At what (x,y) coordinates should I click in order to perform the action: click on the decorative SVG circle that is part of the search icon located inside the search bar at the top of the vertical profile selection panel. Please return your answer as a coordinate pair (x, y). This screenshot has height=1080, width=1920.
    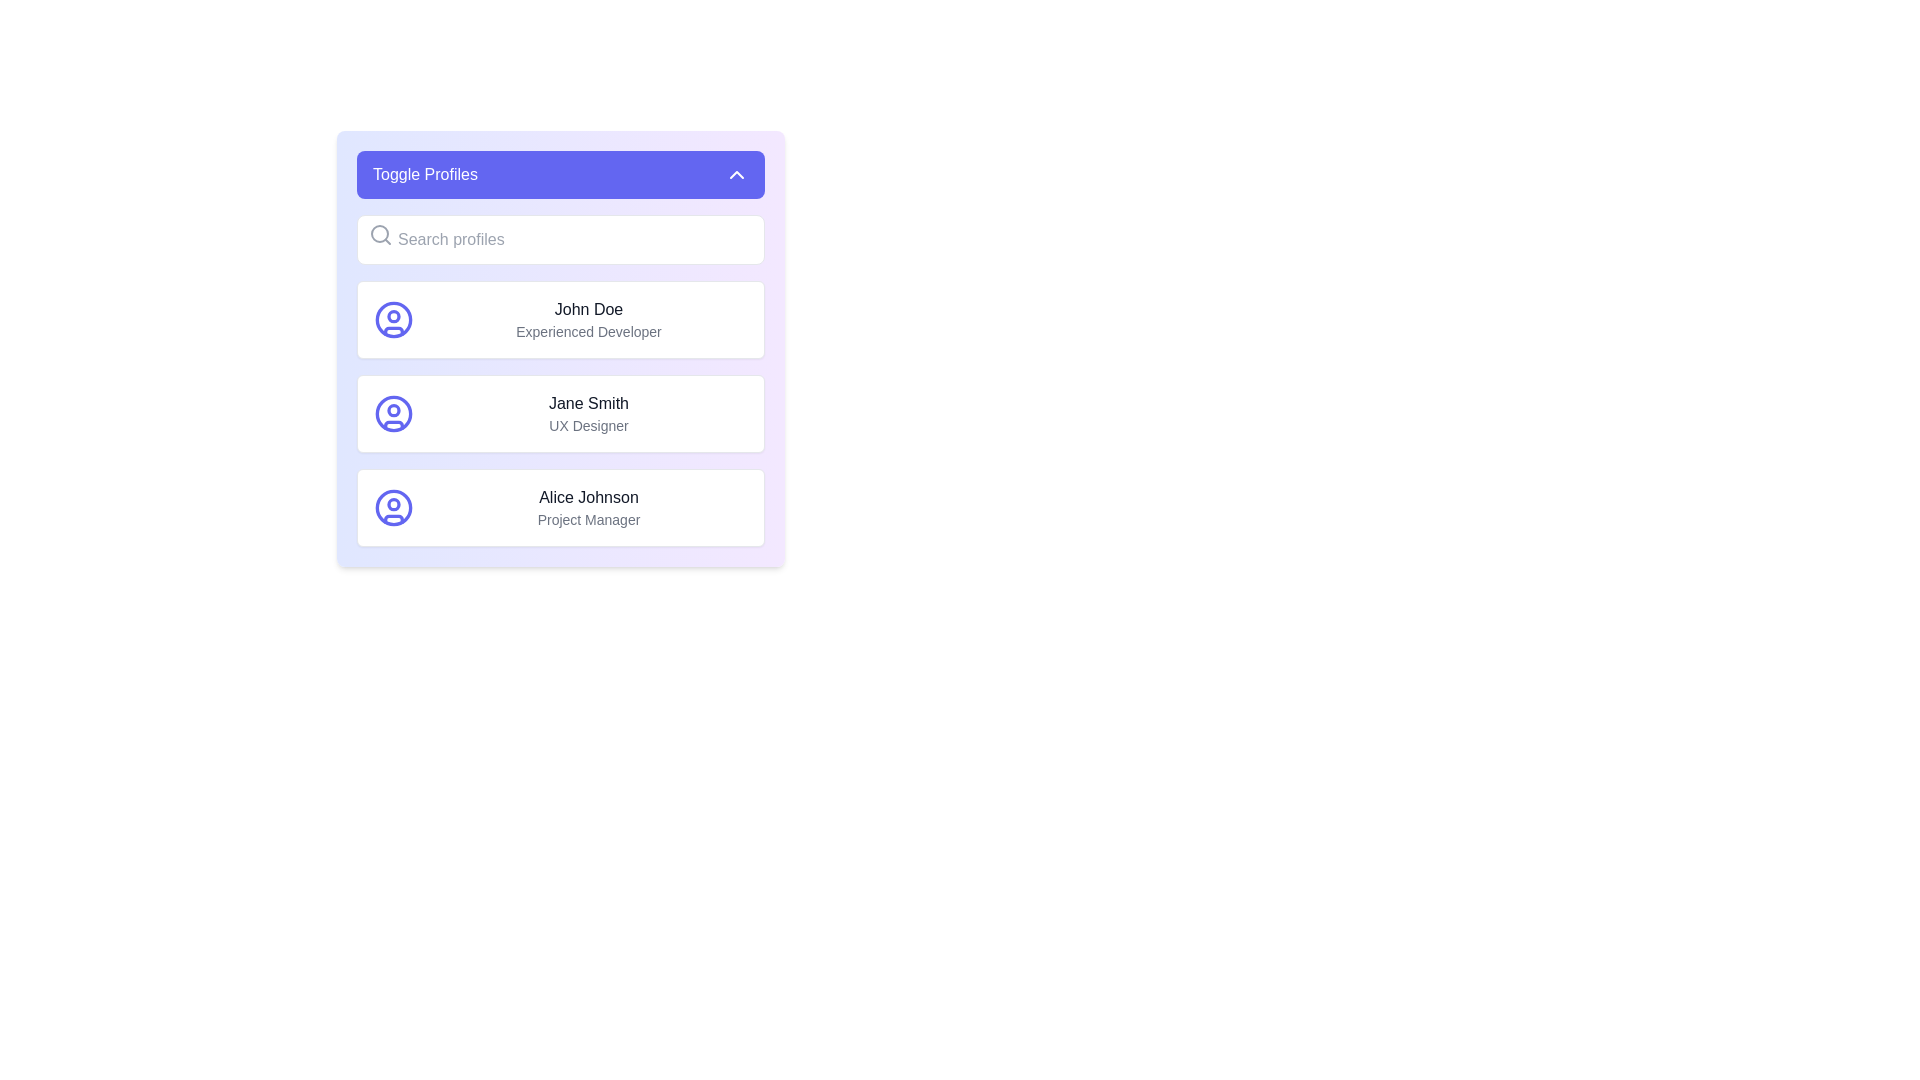
    Looking at the image, I should click on (379, 233).